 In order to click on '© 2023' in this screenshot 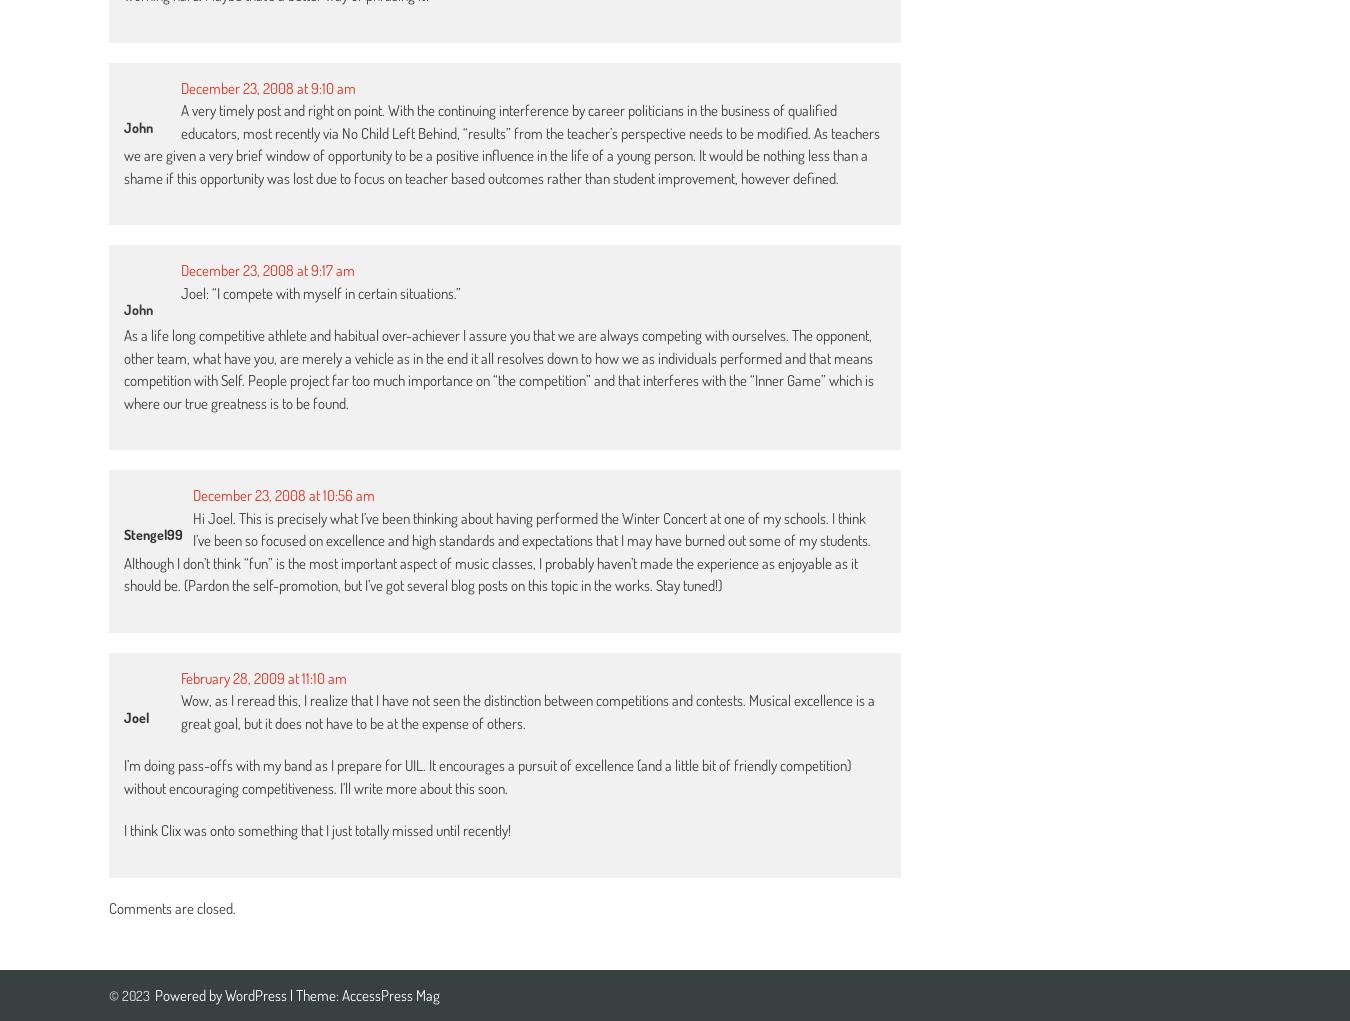, I will do `click(129, 995)`.